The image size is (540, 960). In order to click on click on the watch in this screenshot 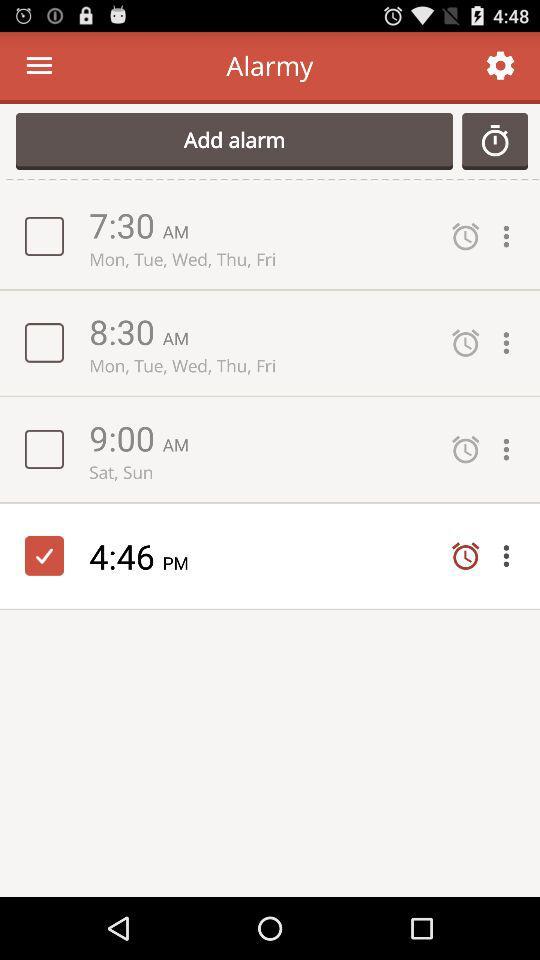, I will do `click(494, 140)`.